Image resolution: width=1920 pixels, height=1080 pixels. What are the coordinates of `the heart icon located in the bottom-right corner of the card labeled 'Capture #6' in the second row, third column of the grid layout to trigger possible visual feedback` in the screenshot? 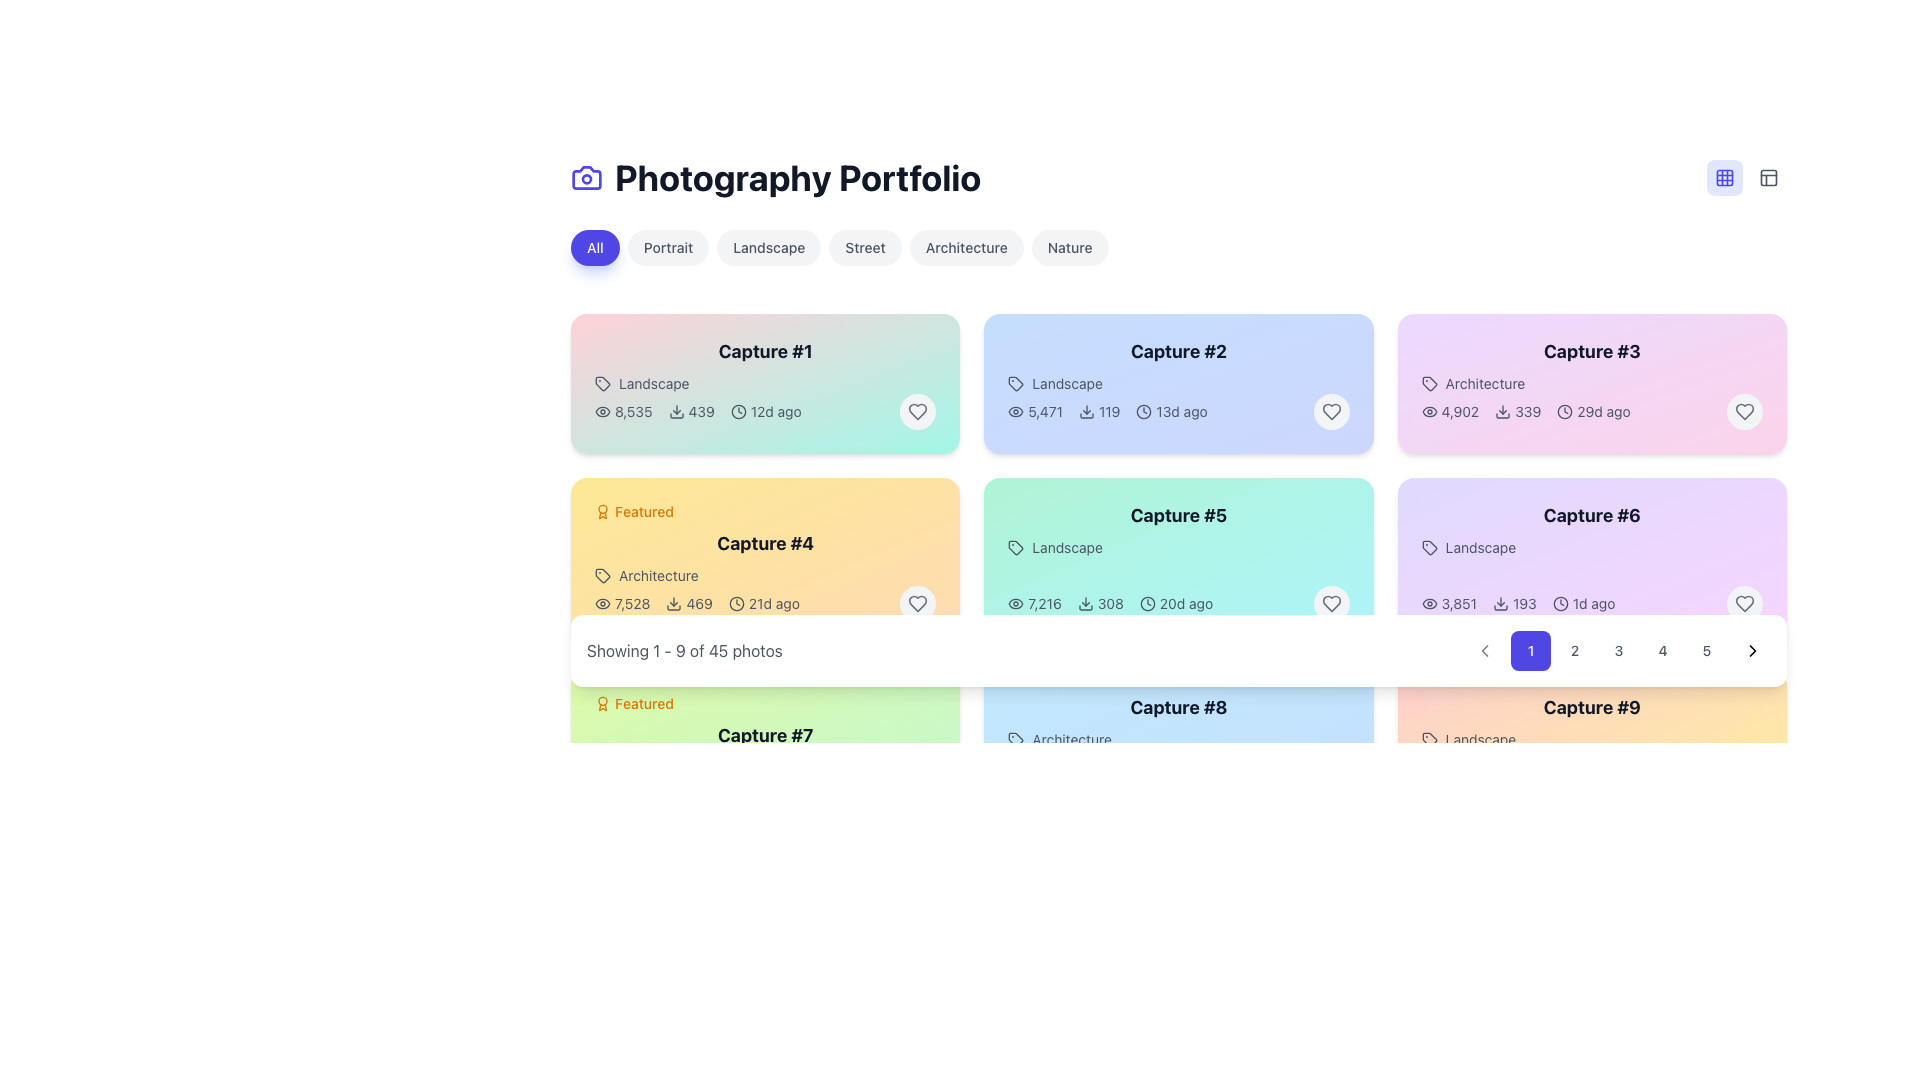 It's located at (1744, 603).